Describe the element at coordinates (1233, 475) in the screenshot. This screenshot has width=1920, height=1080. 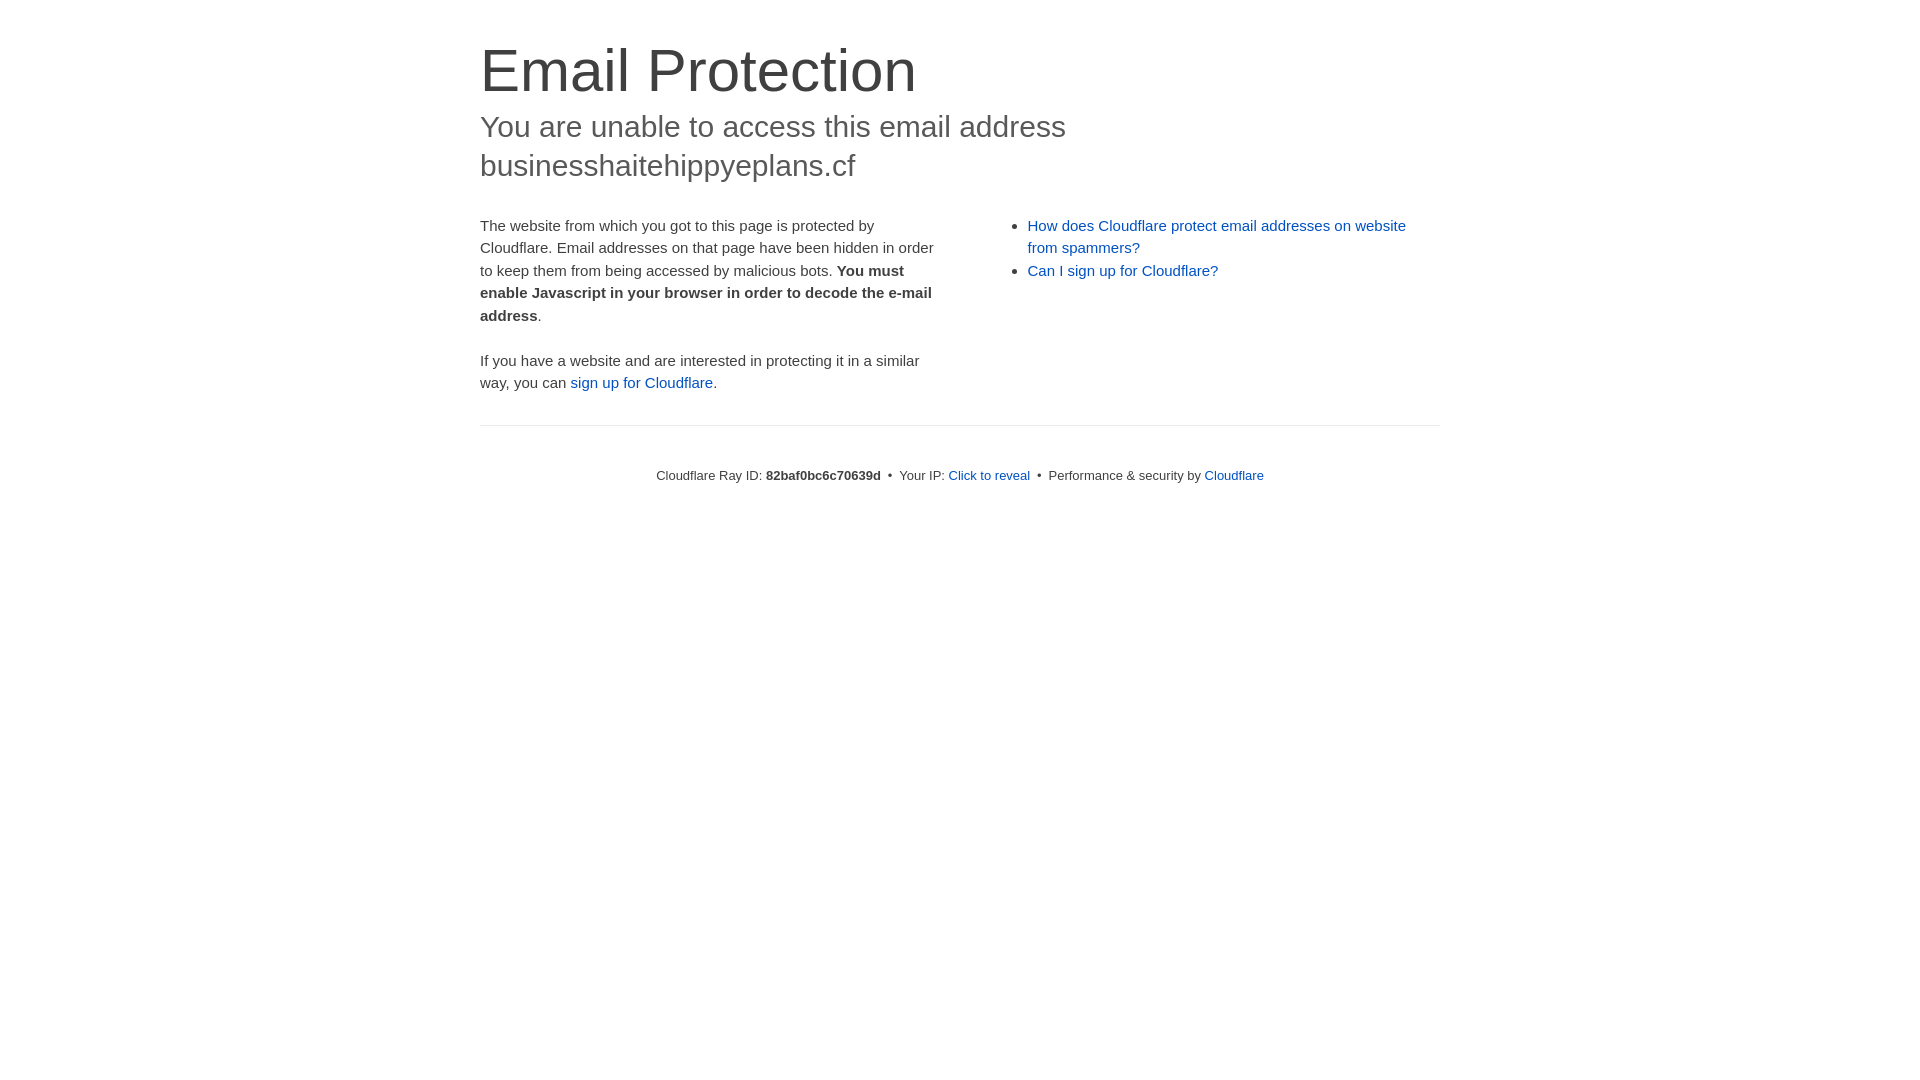
I see `'Cloudflare'` at that location.